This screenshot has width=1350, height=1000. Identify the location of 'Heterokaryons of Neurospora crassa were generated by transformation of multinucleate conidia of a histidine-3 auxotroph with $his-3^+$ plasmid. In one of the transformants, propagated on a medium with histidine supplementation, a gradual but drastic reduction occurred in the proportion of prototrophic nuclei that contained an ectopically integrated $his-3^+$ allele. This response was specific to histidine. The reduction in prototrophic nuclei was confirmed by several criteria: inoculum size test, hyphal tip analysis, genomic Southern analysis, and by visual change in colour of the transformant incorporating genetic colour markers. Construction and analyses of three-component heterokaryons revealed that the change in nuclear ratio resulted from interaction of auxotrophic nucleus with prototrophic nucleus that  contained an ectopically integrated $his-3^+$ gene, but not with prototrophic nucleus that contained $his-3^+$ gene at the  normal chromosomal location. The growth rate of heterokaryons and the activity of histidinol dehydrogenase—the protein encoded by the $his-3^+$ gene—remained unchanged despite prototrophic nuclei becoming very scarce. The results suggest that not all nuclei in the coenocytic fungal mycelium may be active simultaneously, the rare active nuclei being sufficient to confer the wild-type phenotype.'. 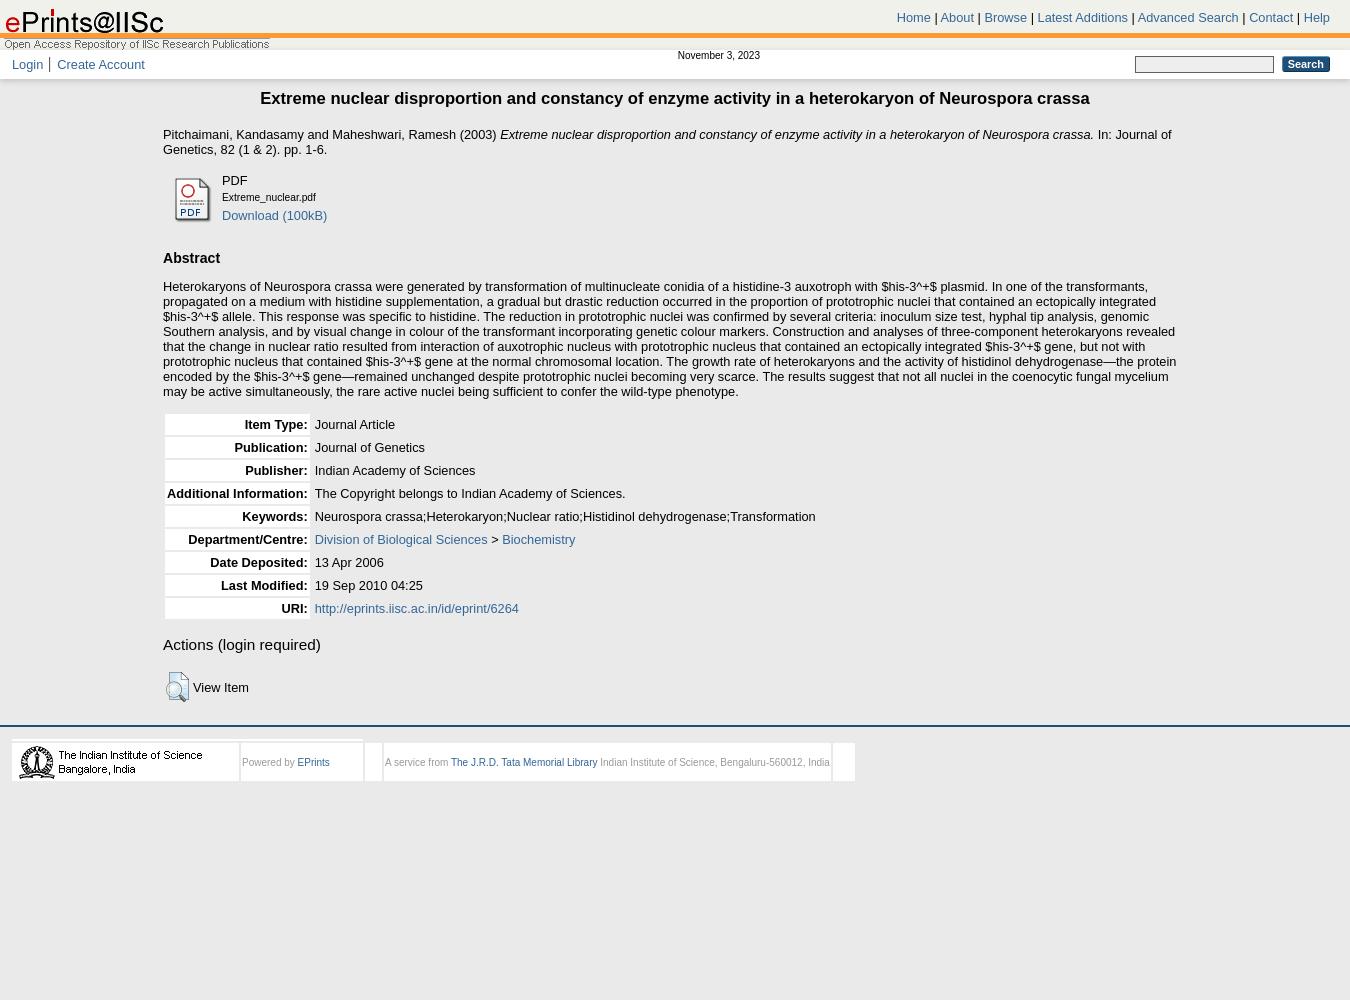
(669, 337).